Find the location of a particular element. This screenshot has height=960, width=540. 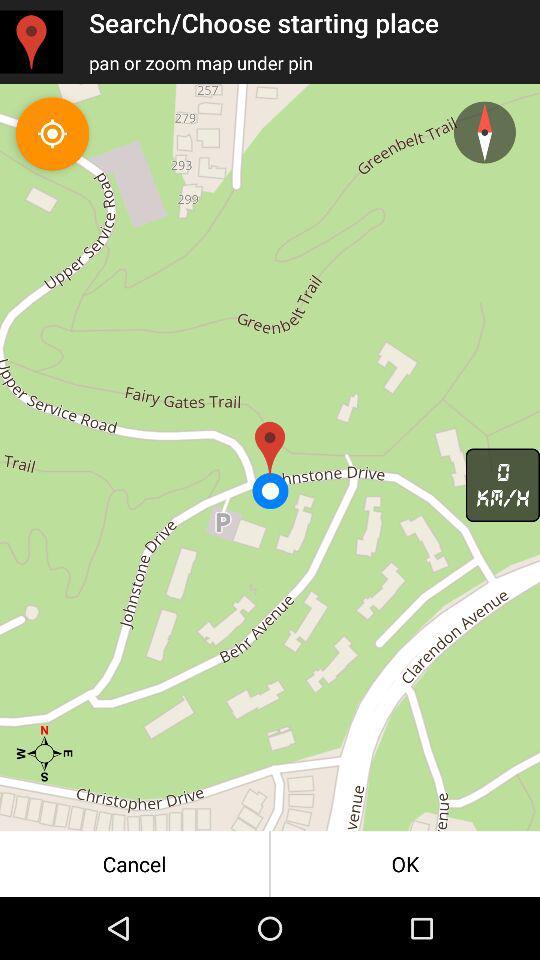

the location_crosshair icon is located at coordinates (52, 132).